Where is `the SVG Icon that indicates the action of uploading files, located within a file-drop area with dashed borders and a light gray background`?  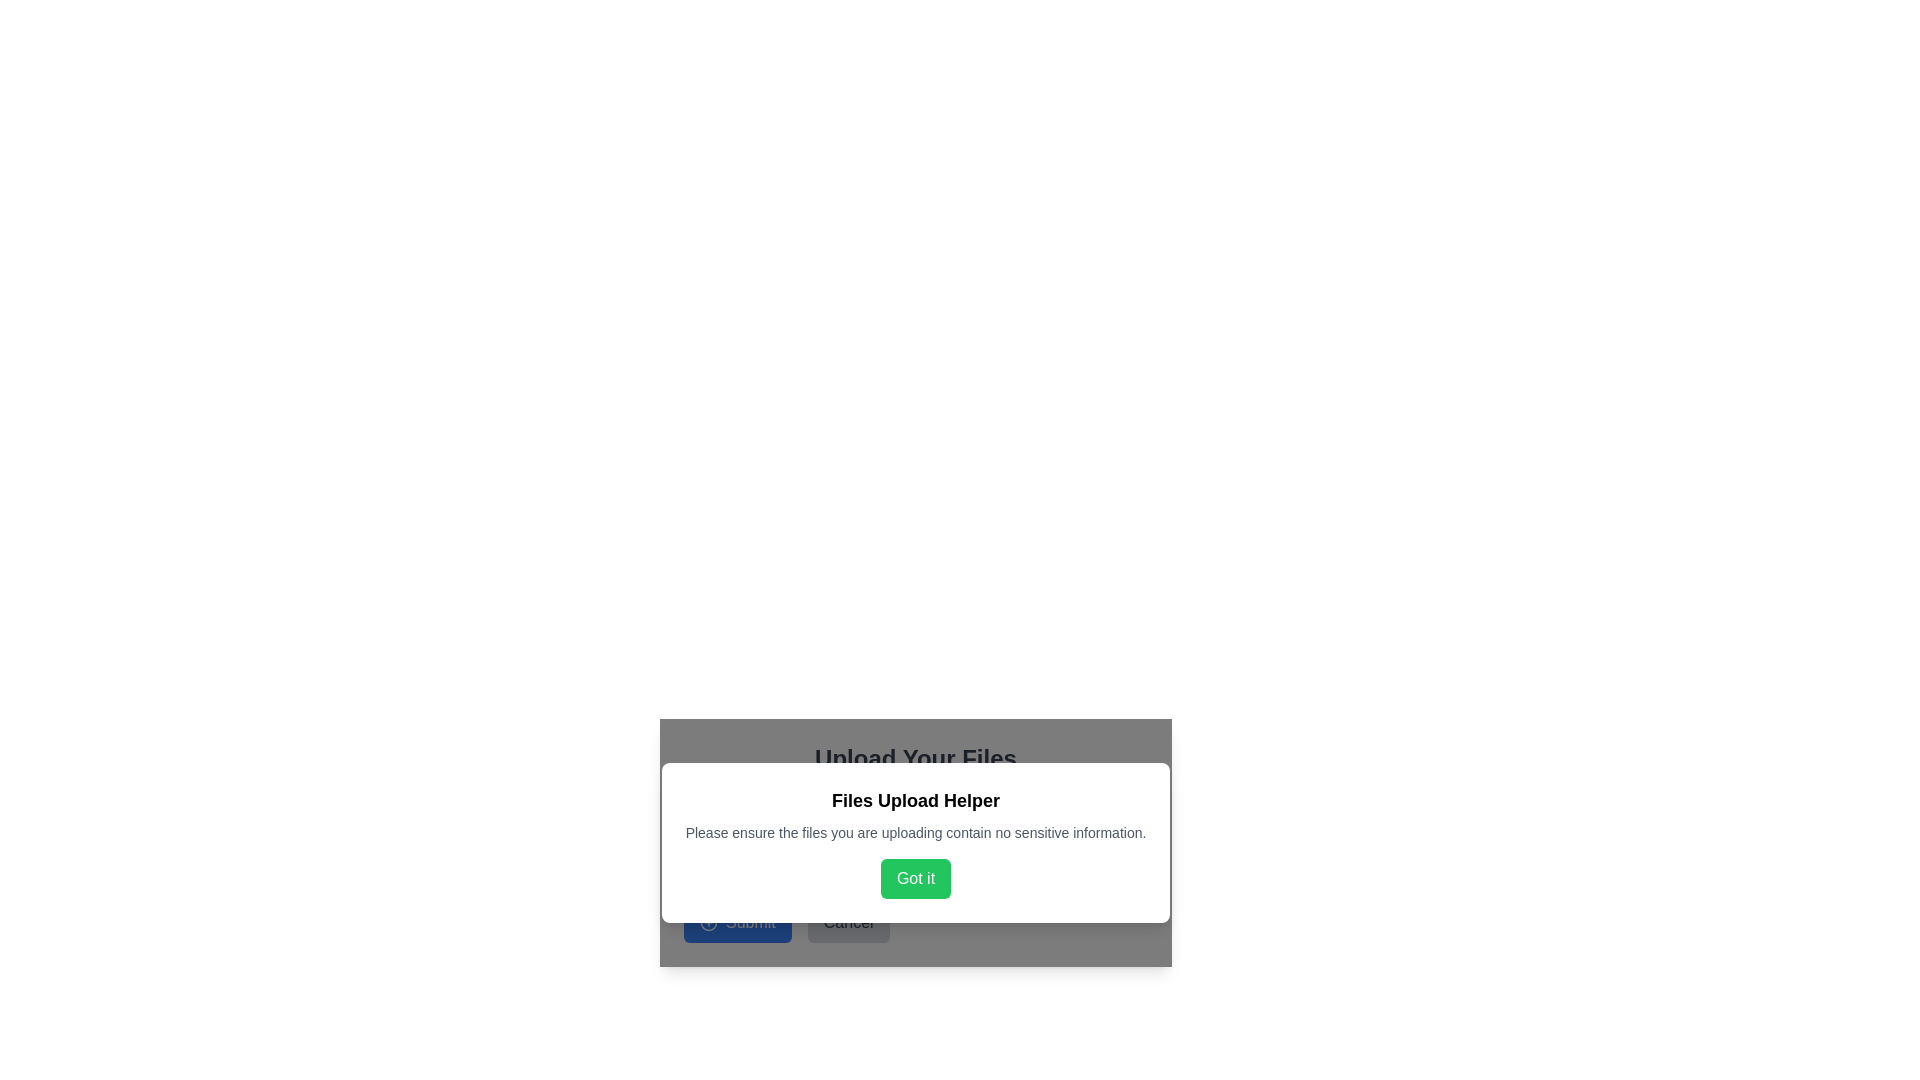
the SVG Icon that indicates the action of uploading files, located within a file-drop area with dashed borders and a light gray background is located at coordinates (915, 825).